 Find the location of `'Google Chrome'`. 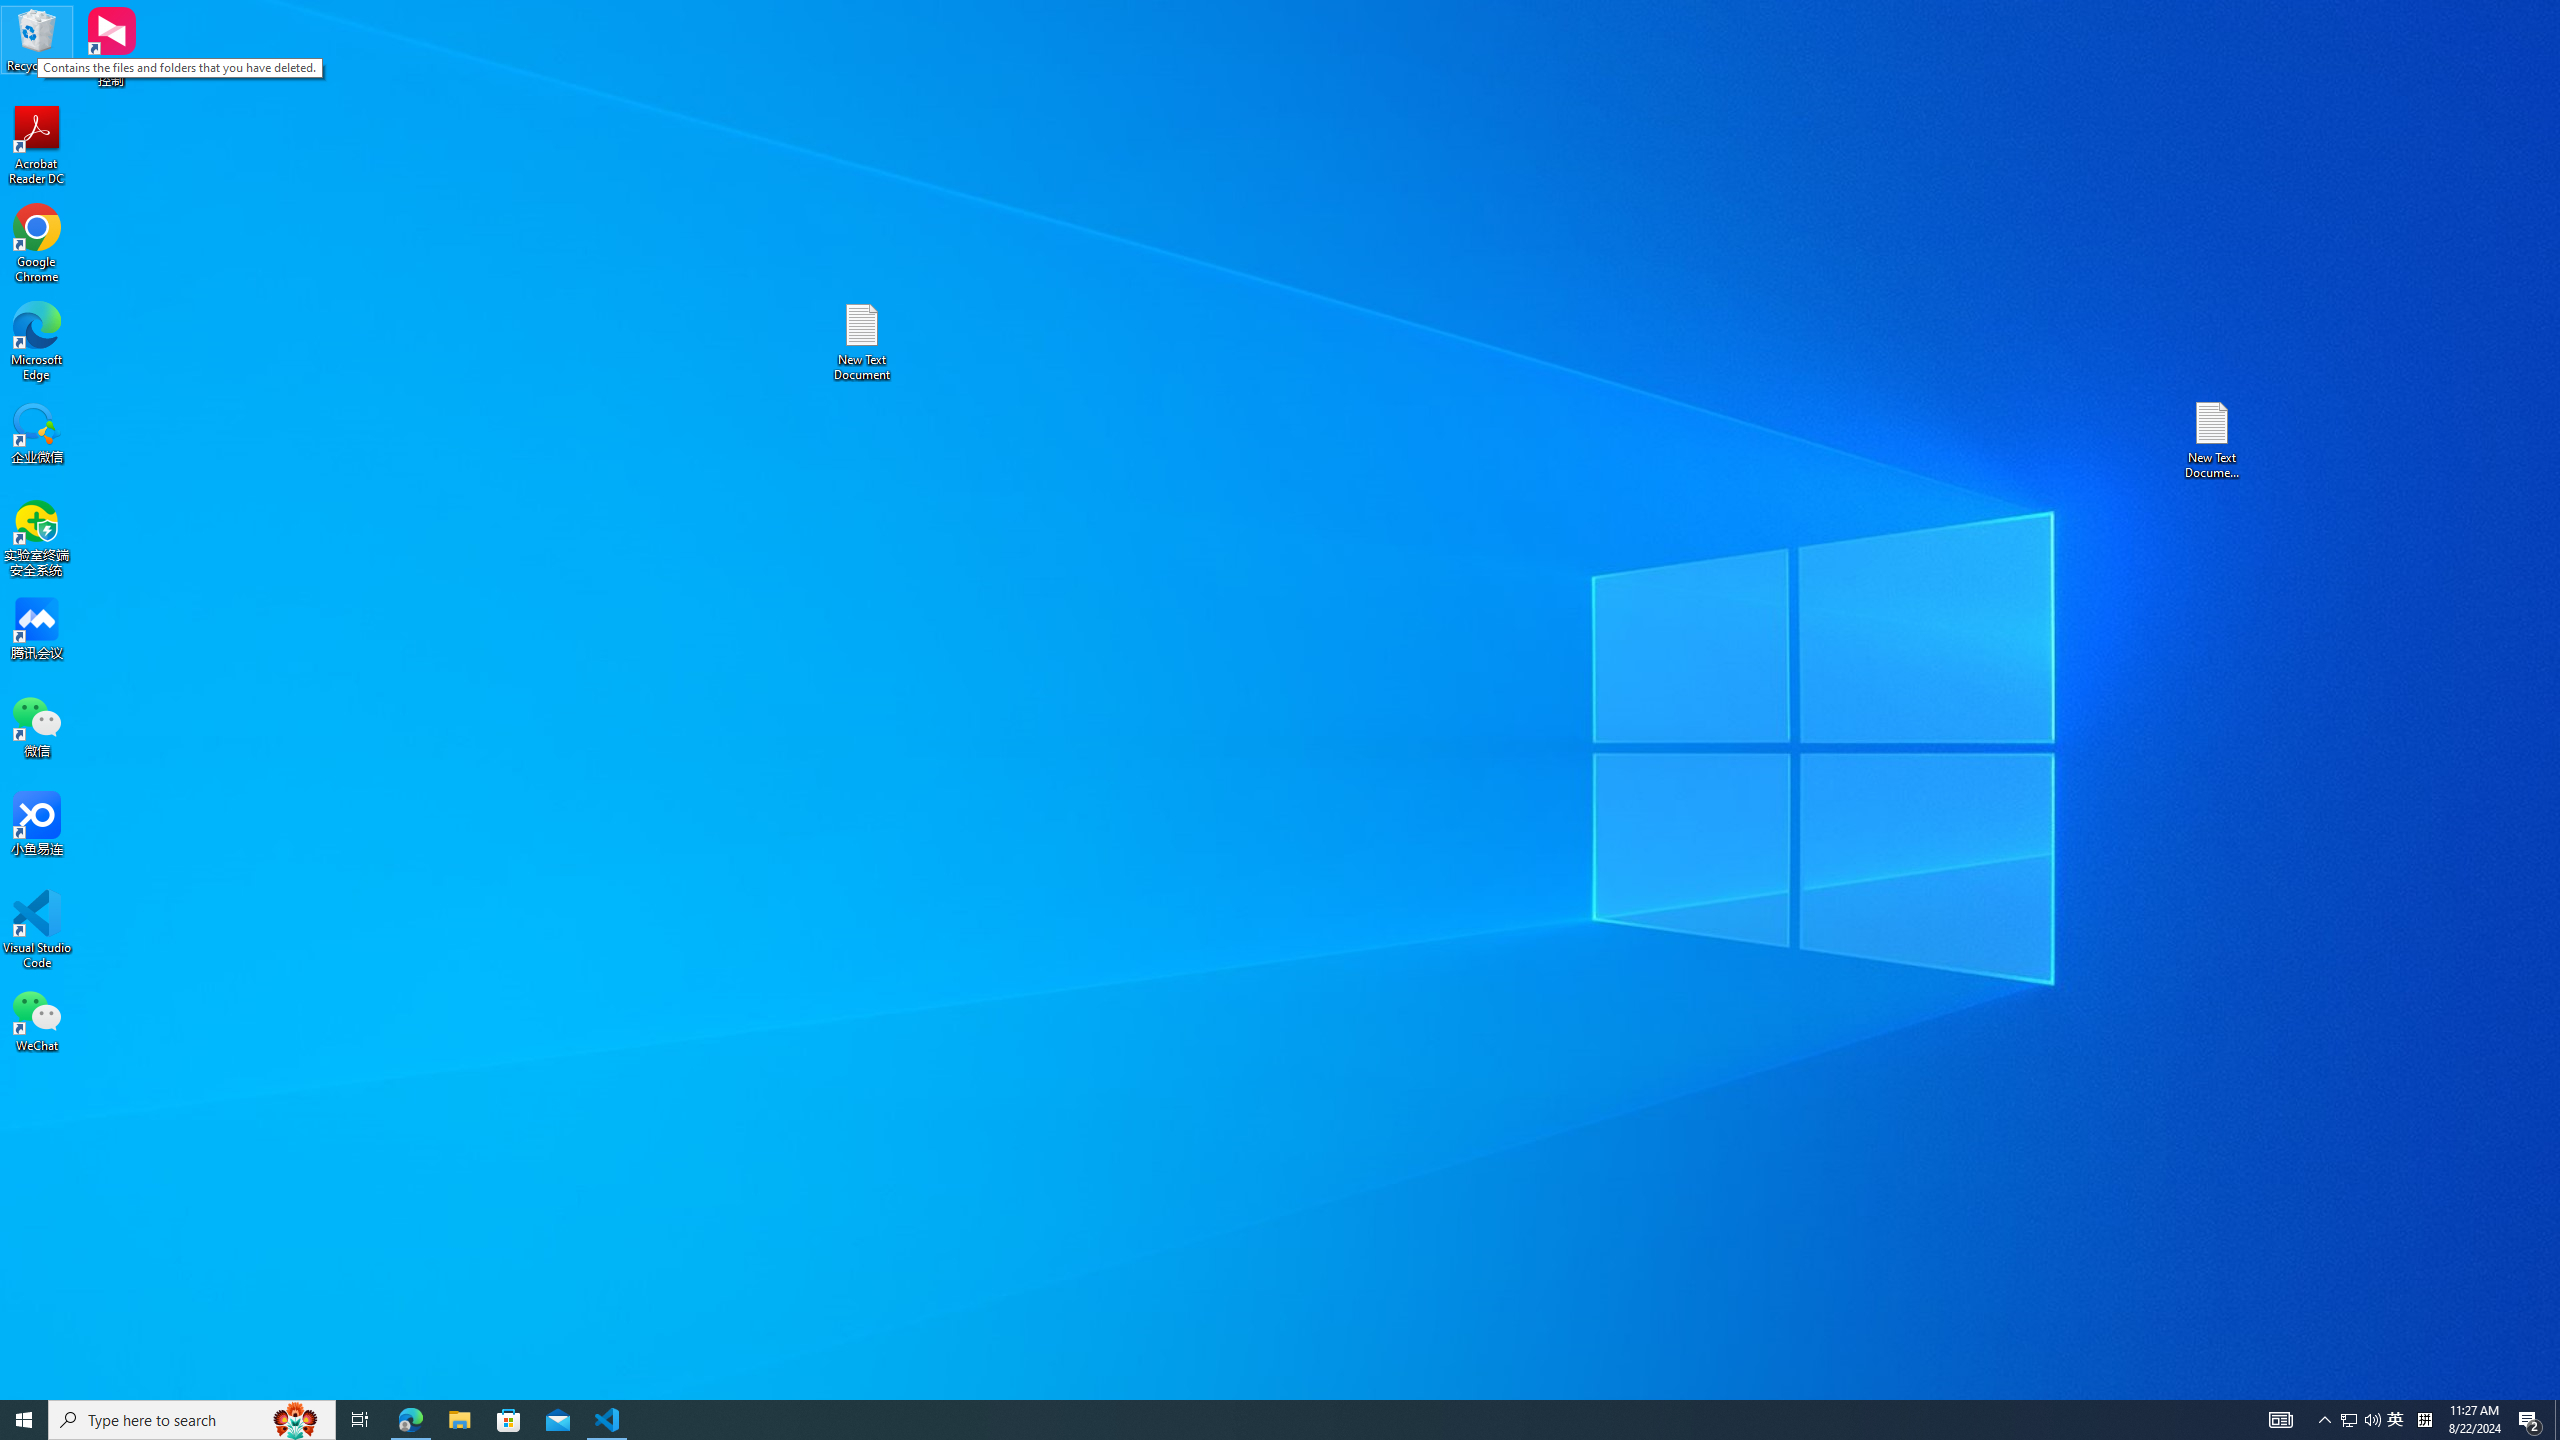

'Google Chrome' is located at coordinates (36, 244).